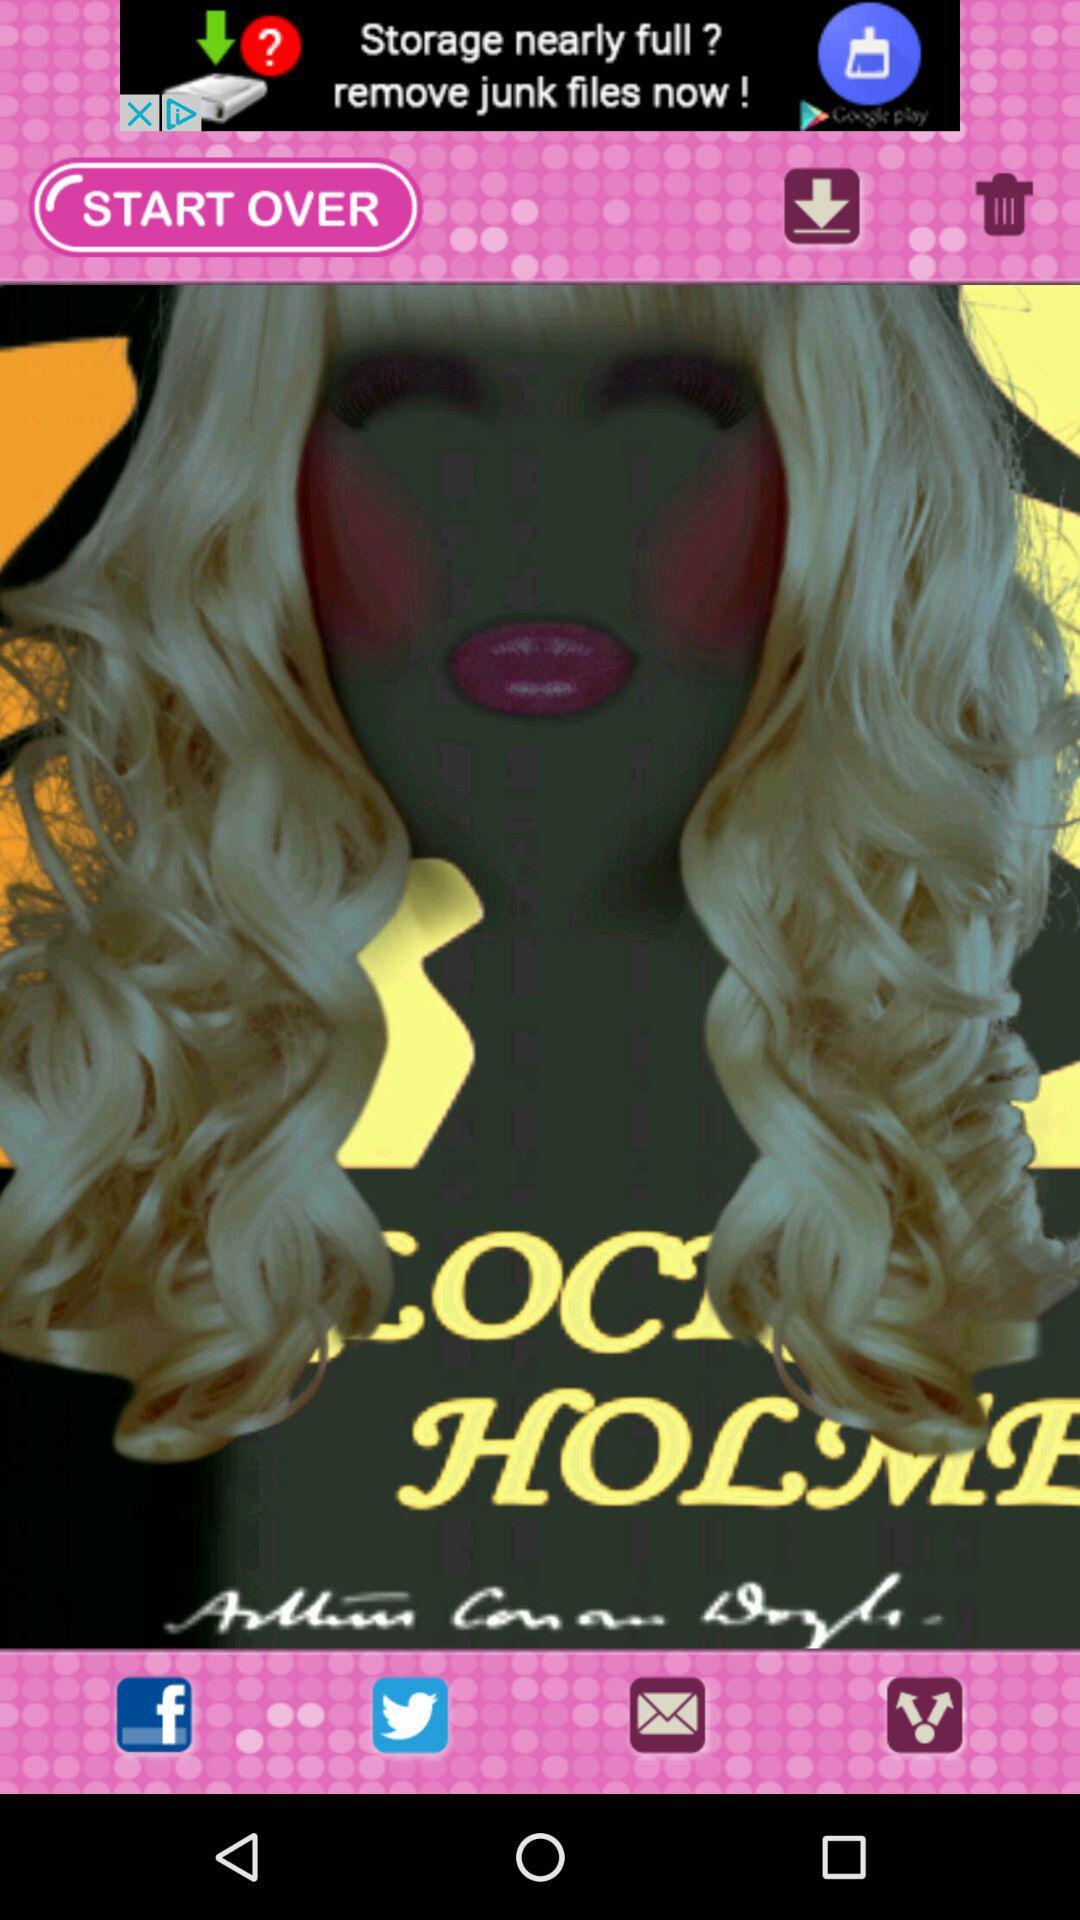  Describe the element at coordinates (152, 1720) in the screenshot. I see `share to facebook` at that location.